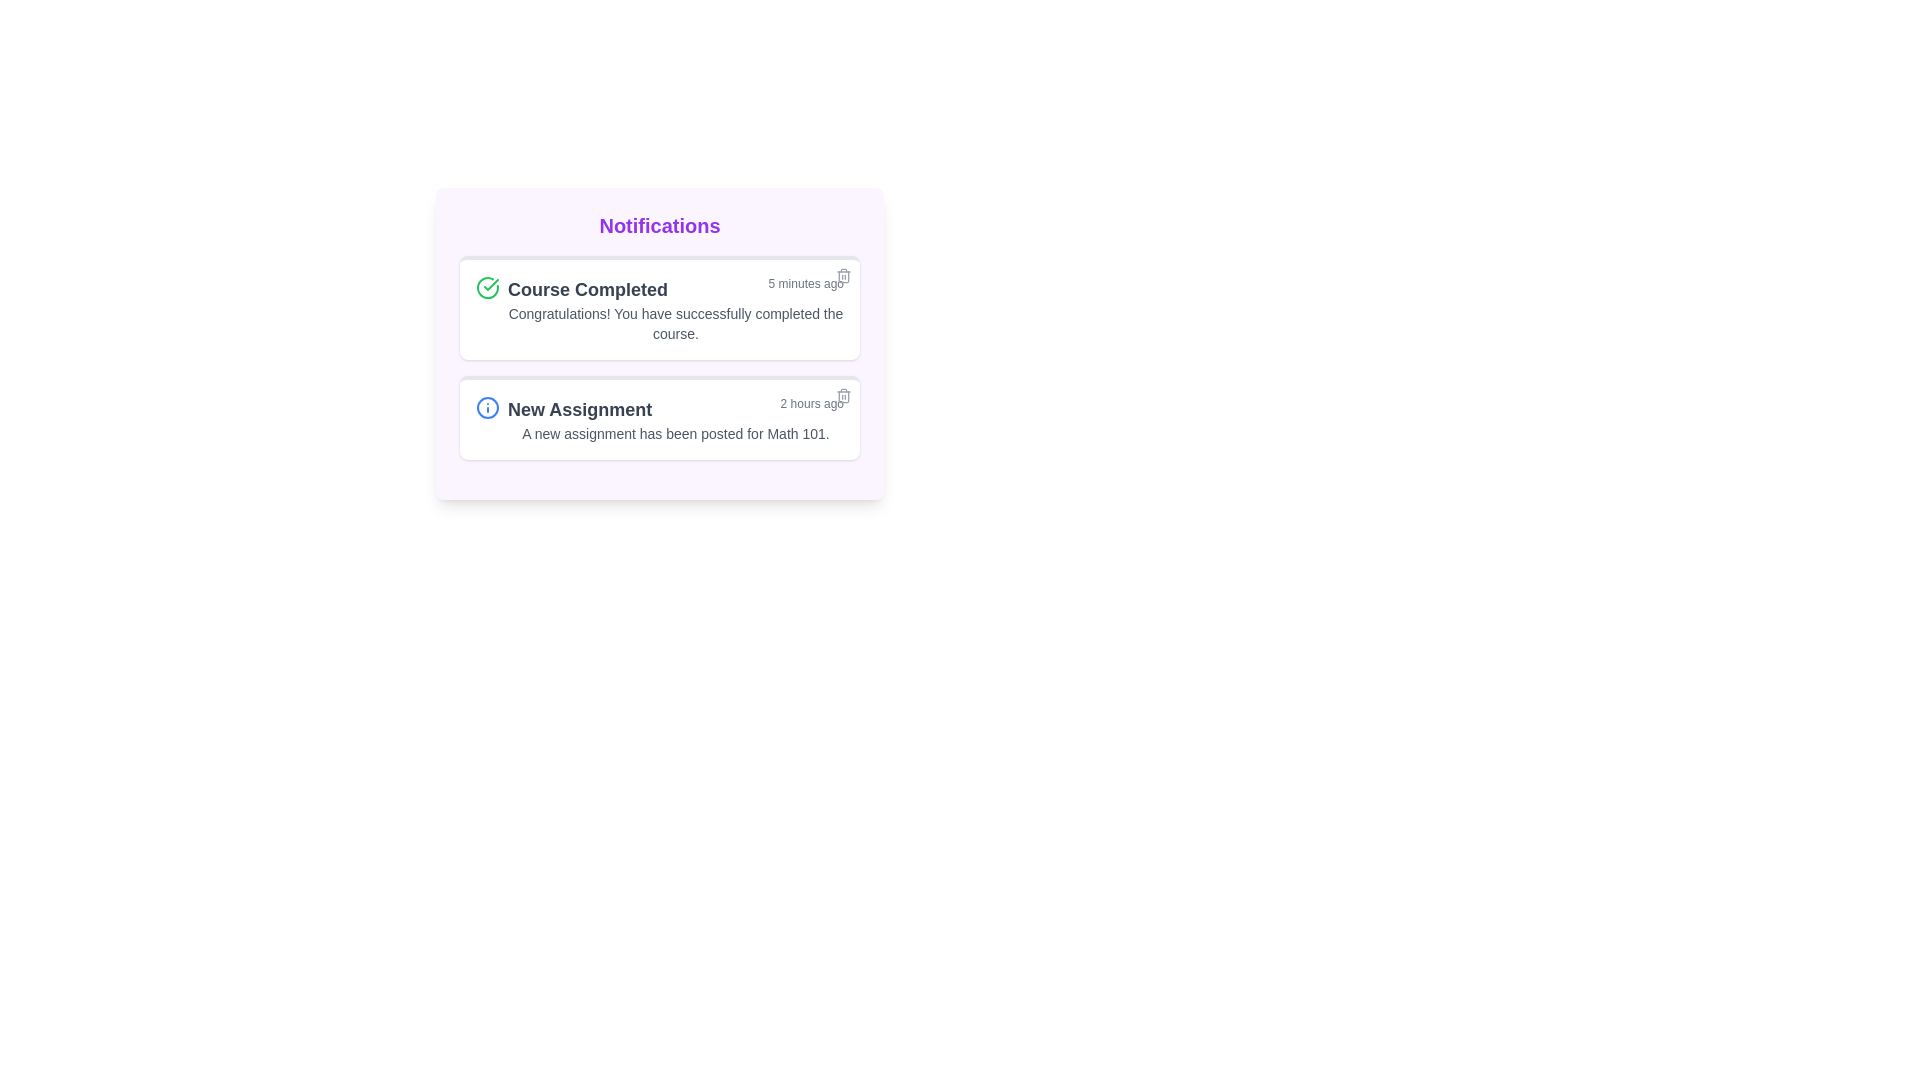 Image resolution: width=1920 pixels, height=1080 pixels. Describe the element at coordinates (587, 289) in the screenshot. I see `the 'Course Completed' text label, which is styled with a bold font weight, larger size, and dark gray color, located within the first notification card to the right of a green checkmark icon` at that location.